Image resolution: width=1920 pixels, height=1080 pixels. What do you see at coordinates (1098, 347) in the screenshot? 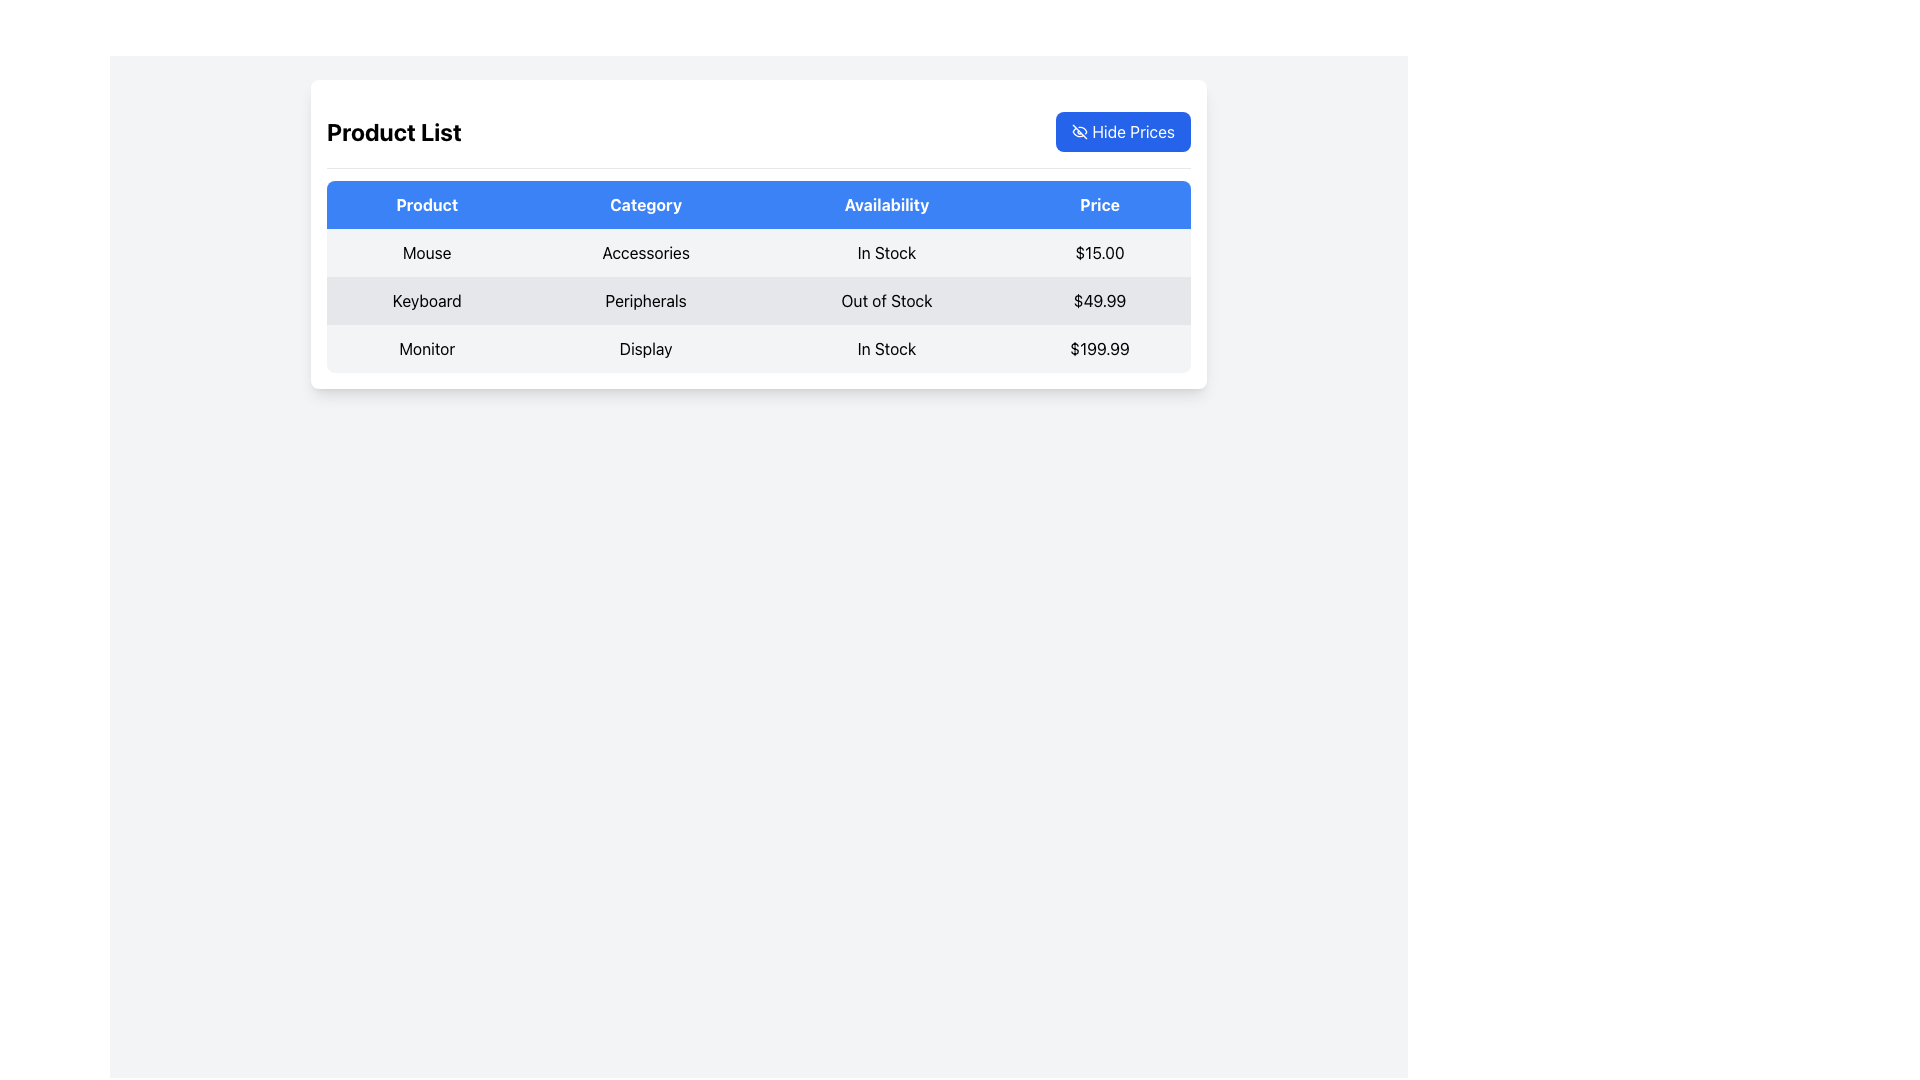
I see `static text displaying the price '$199.99' located in the last column of the third row under the 'Price' header in a table` at bounding box center [1098, 347].